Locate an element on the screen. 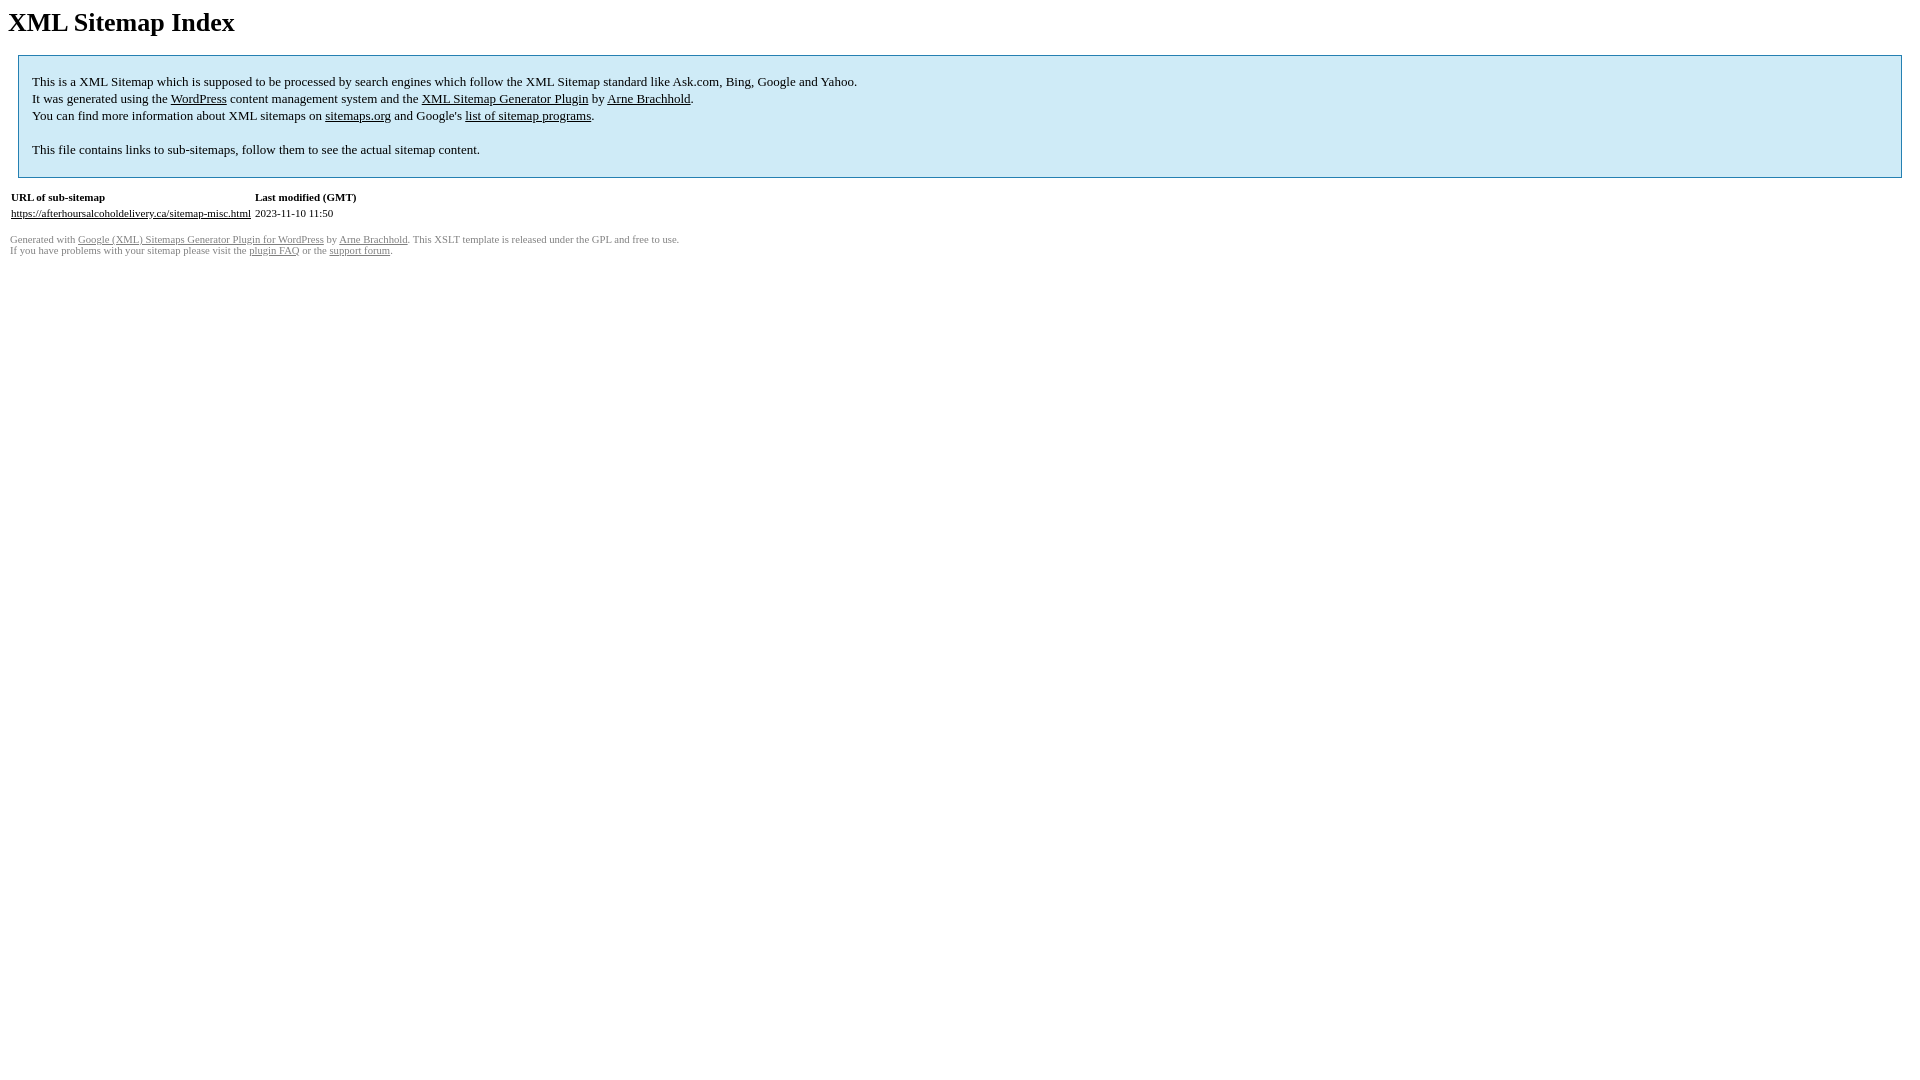 The width and height of the screenshot is (1920, 1080). 'list of sitemap programs' is located at coordinates (528, 115).